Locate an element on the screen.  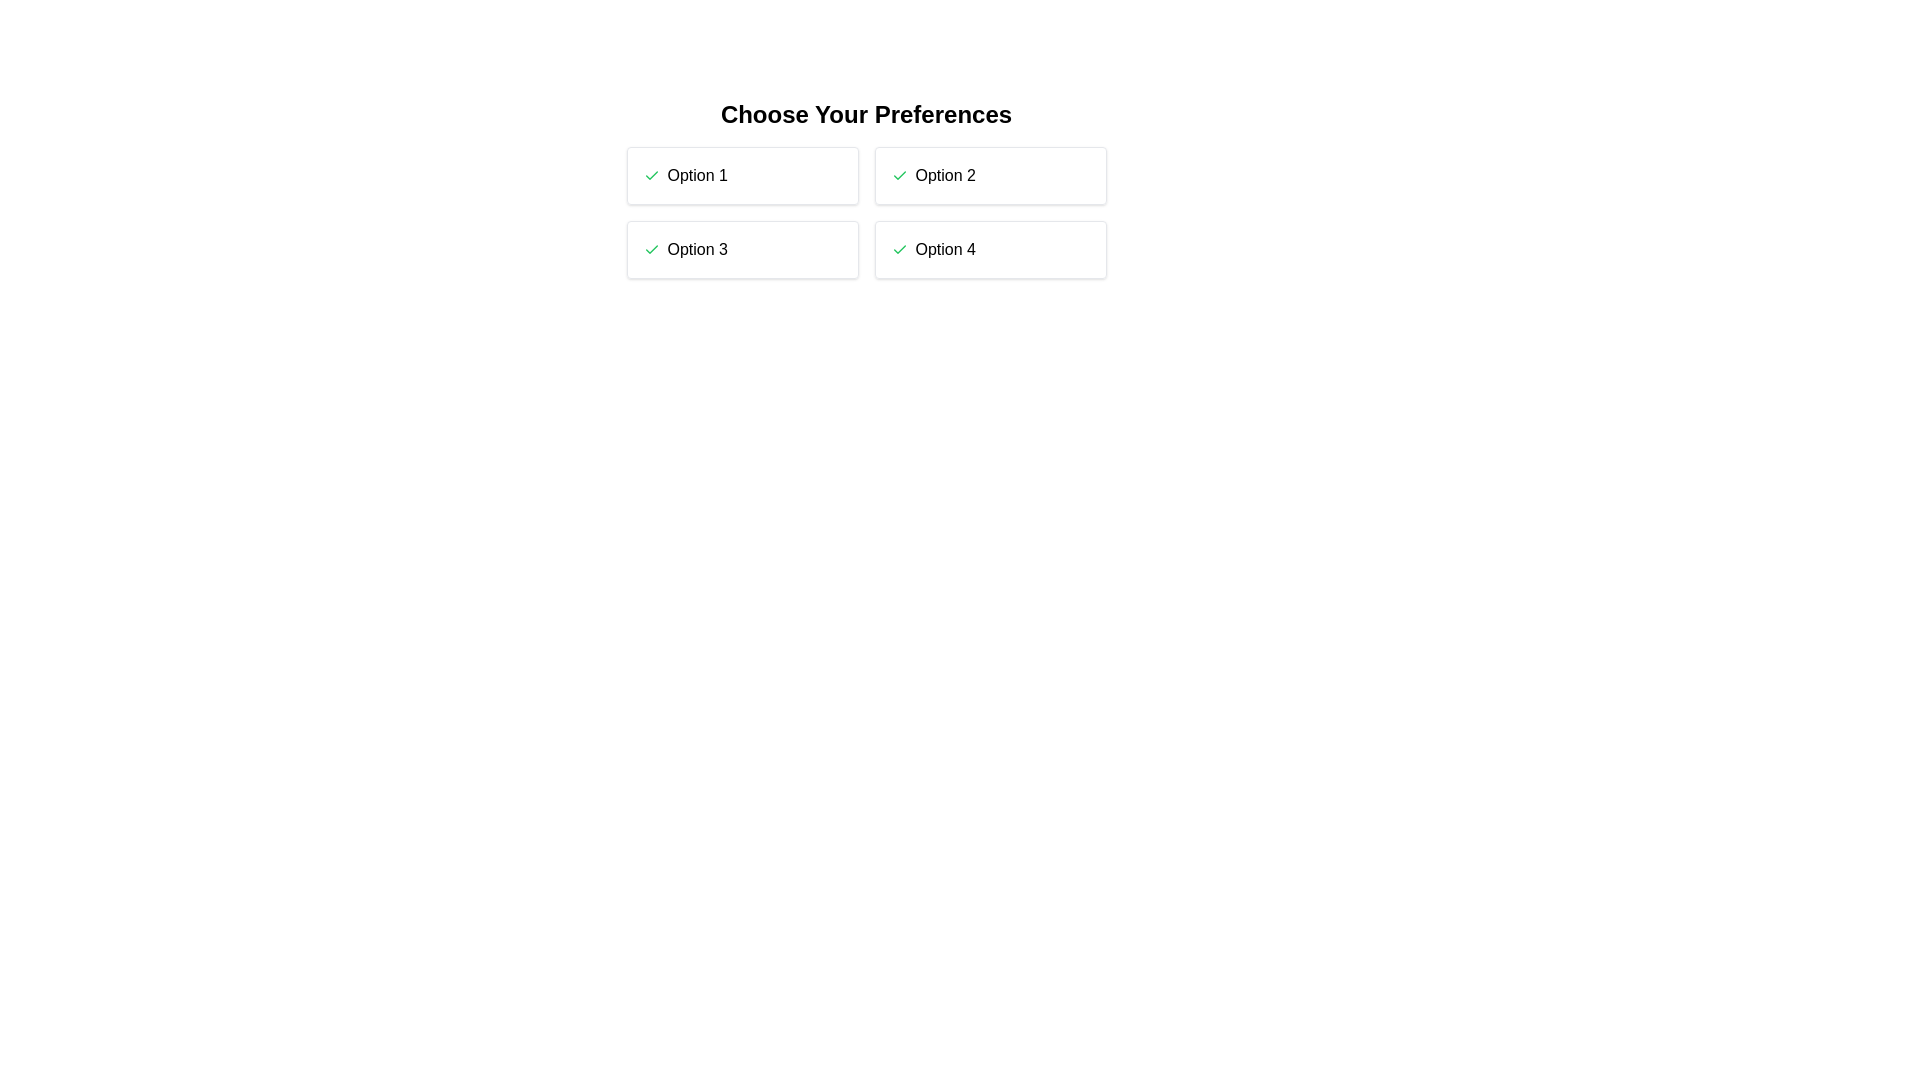
the text label of the option Option 2 is located at coordinates (944, 175).